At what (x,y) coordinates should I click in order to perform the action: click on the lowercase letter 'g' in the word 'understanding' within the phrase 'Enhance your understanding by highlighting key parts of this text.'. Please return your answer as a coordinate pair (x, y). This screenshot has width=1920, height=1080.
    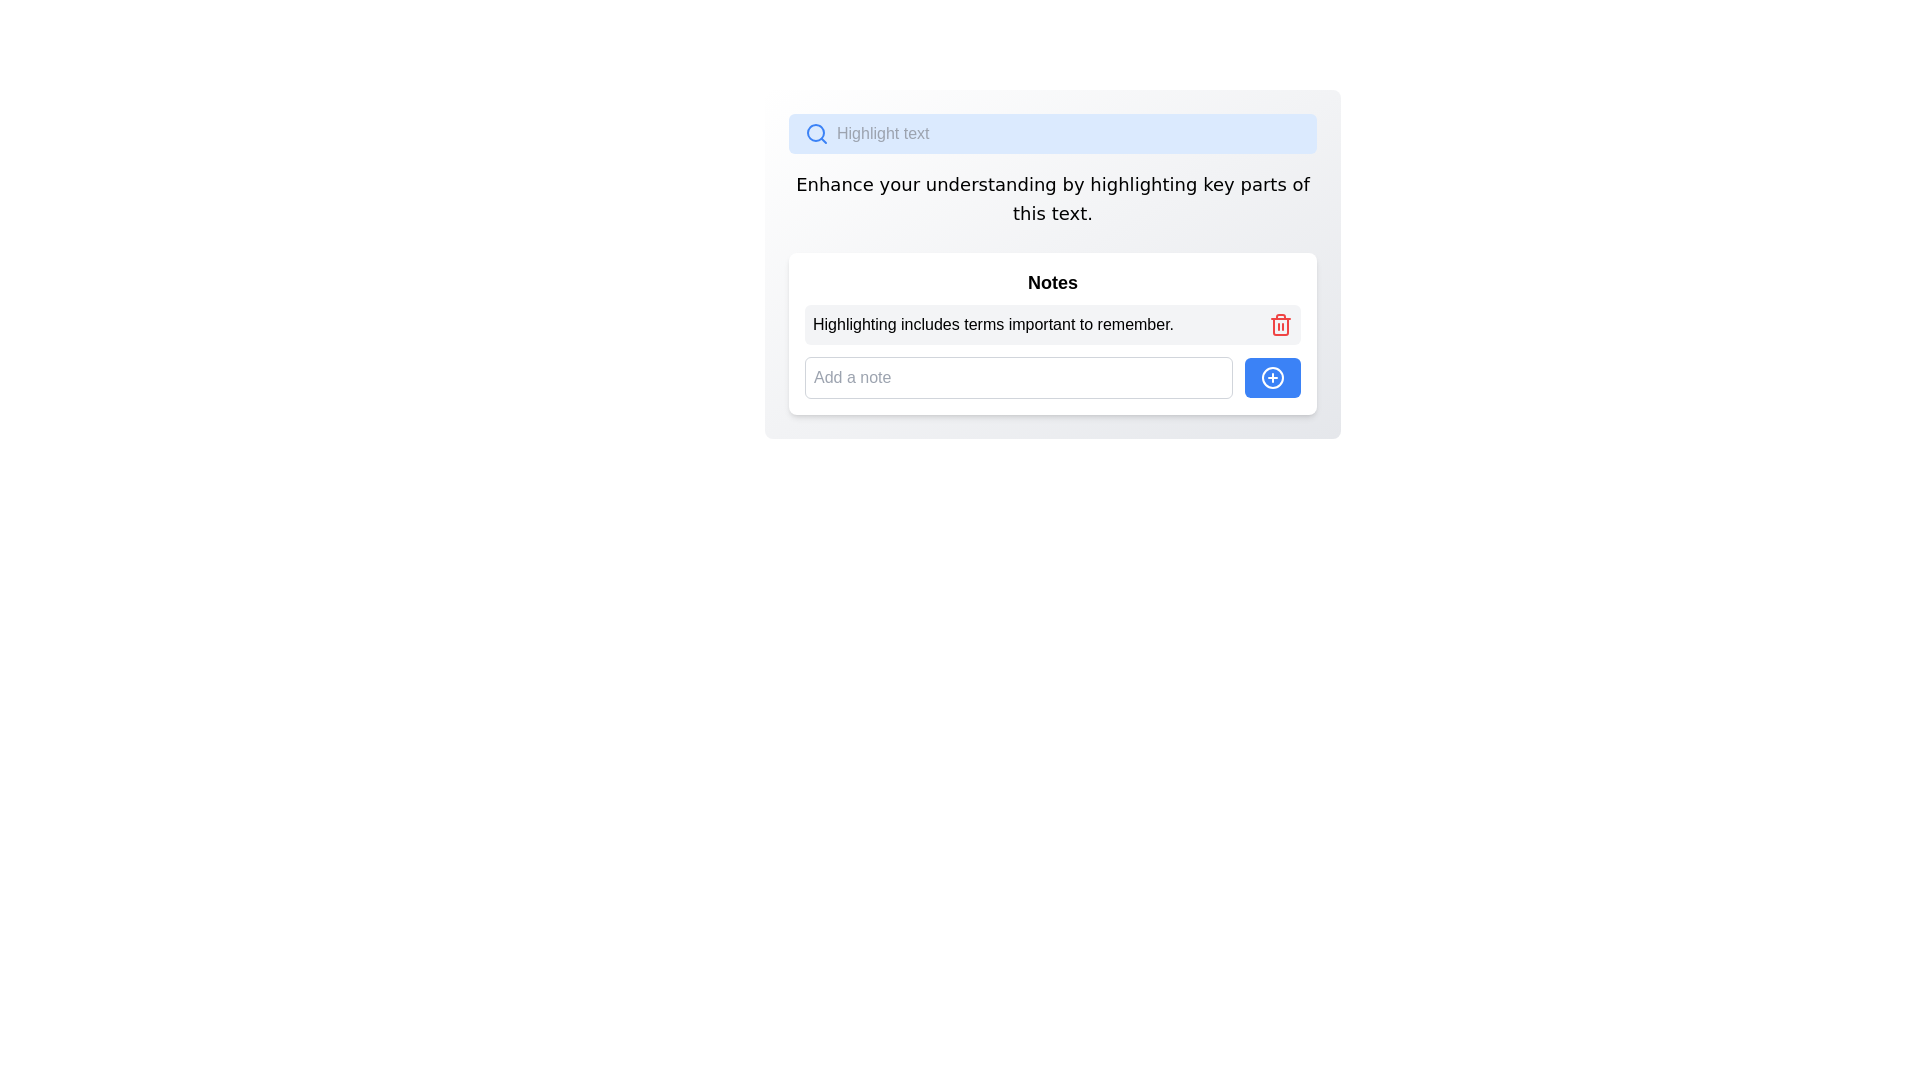
    Looking at the image, I should click on (1050, 184).